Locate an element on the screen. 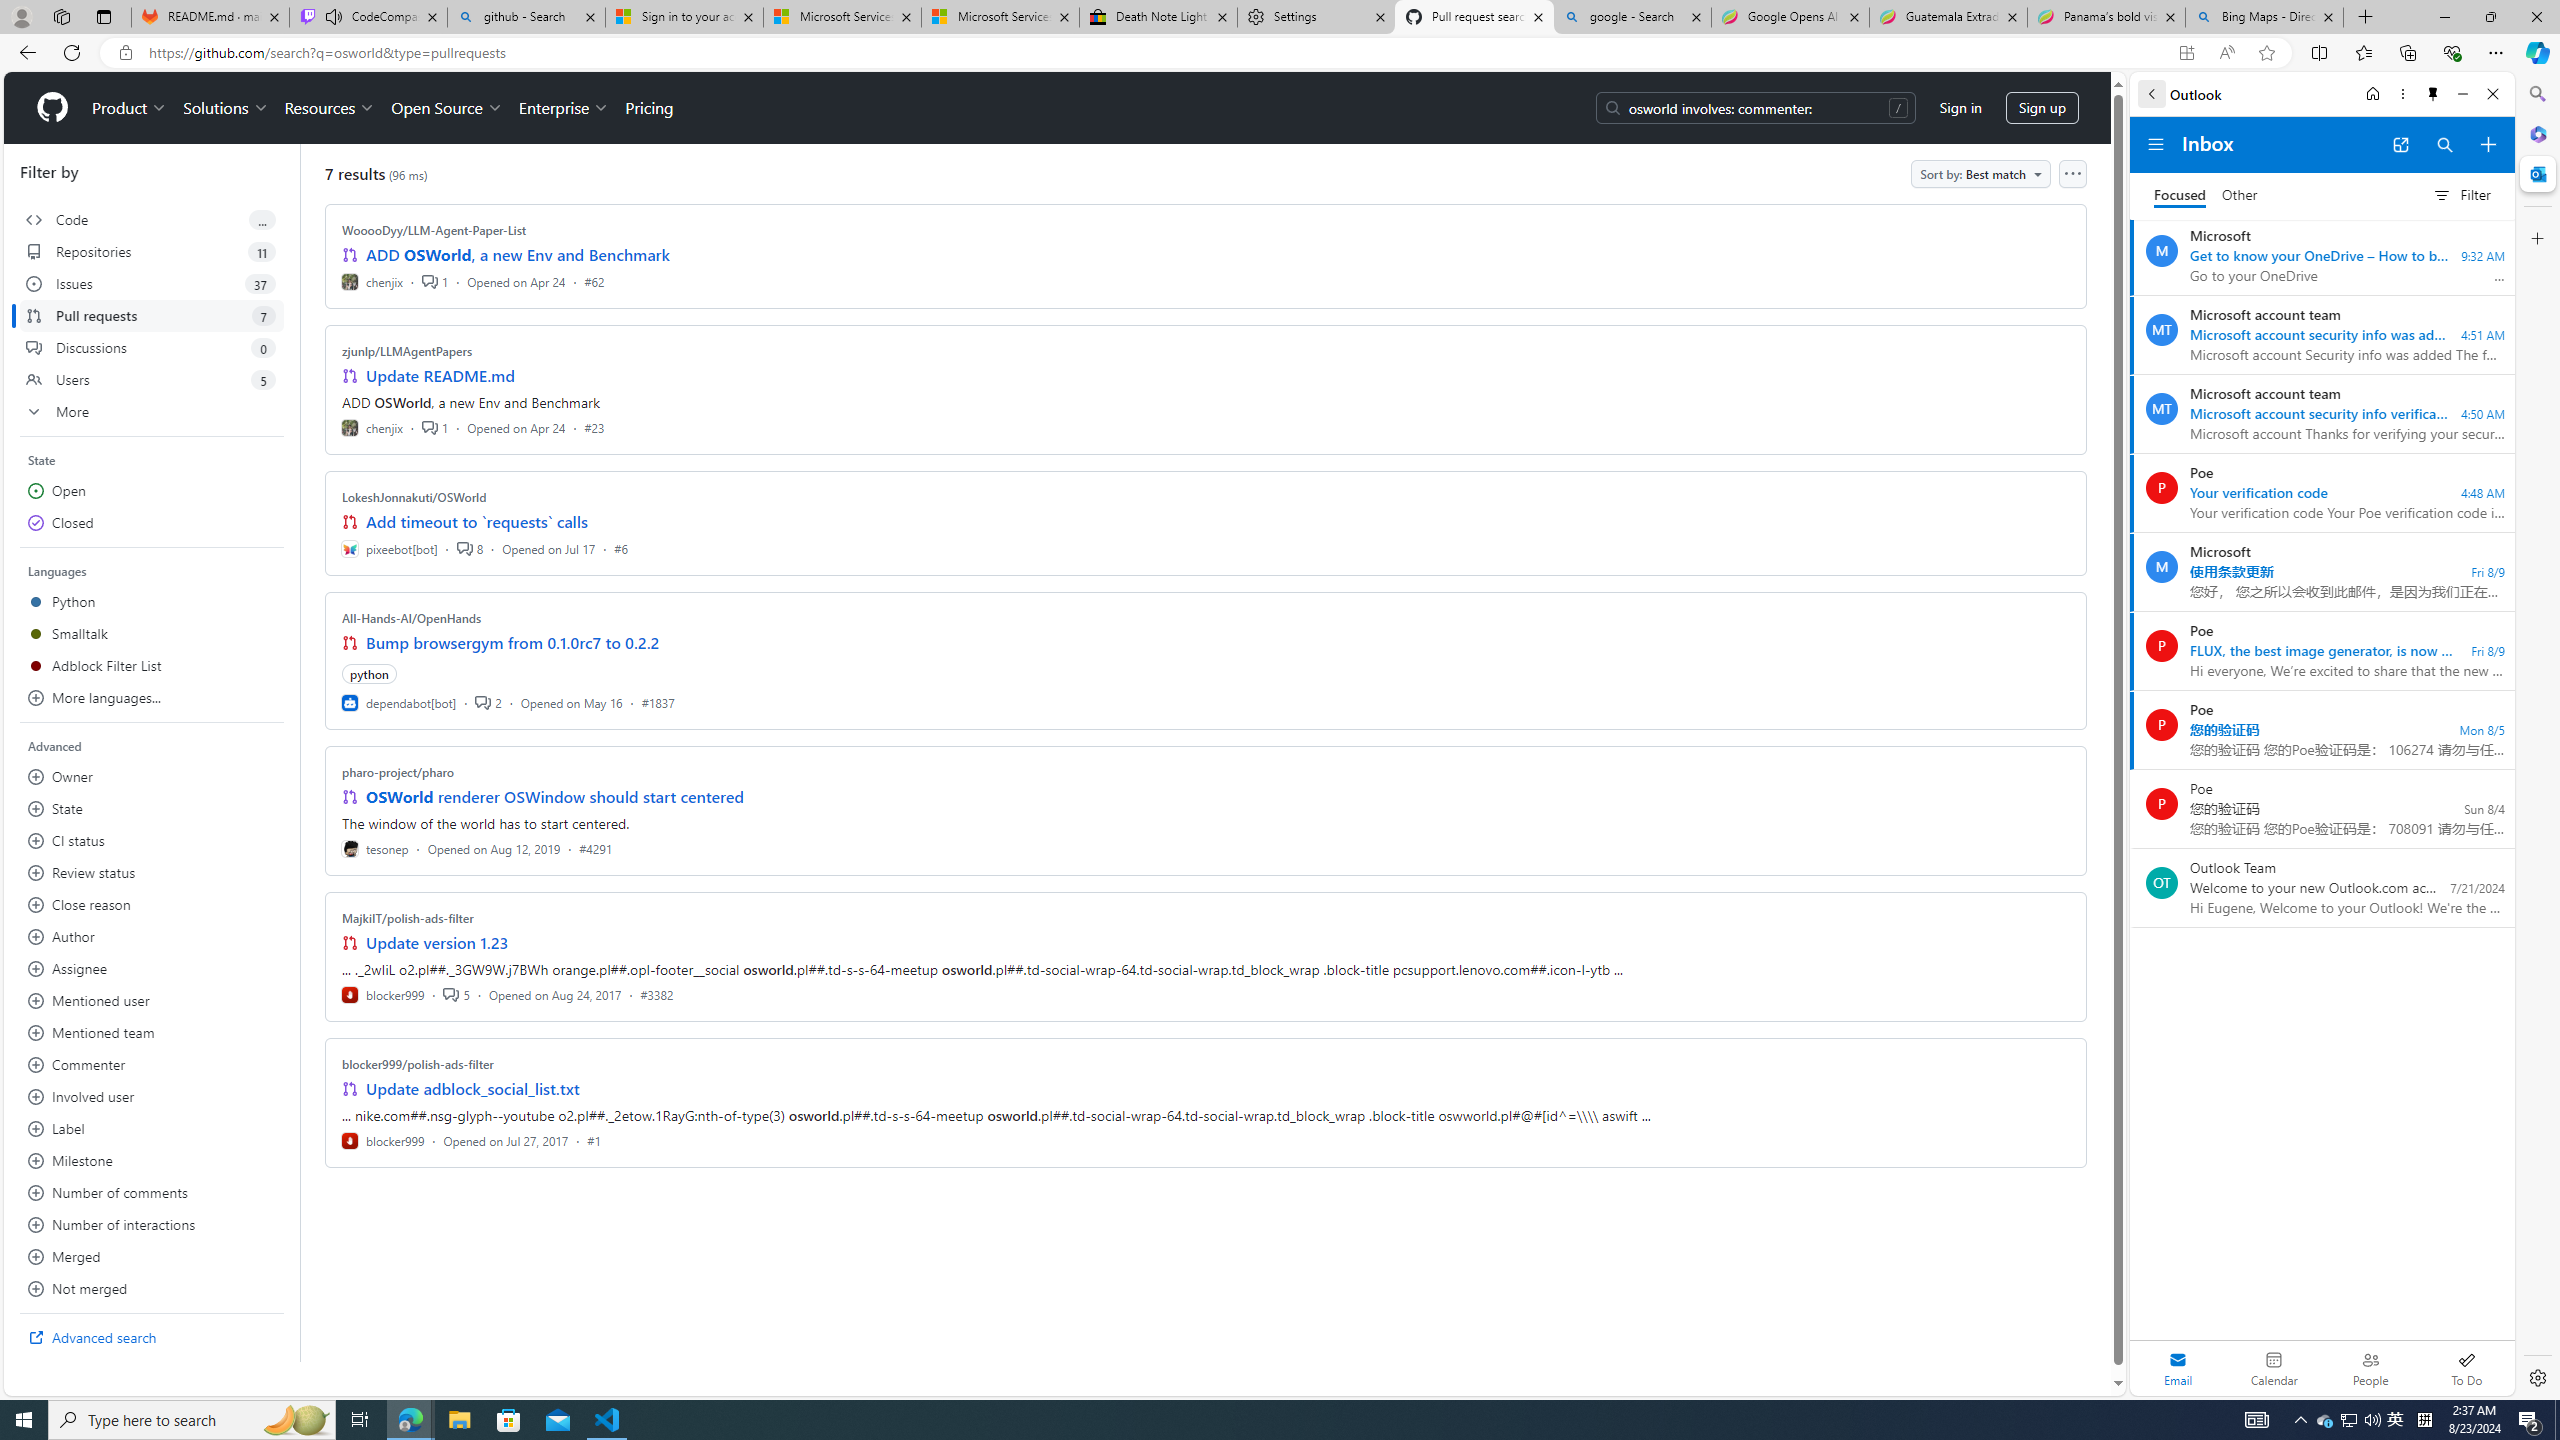 This screenshot has height=1440, width=2560. '#23' is located at coordinates (592, 425).